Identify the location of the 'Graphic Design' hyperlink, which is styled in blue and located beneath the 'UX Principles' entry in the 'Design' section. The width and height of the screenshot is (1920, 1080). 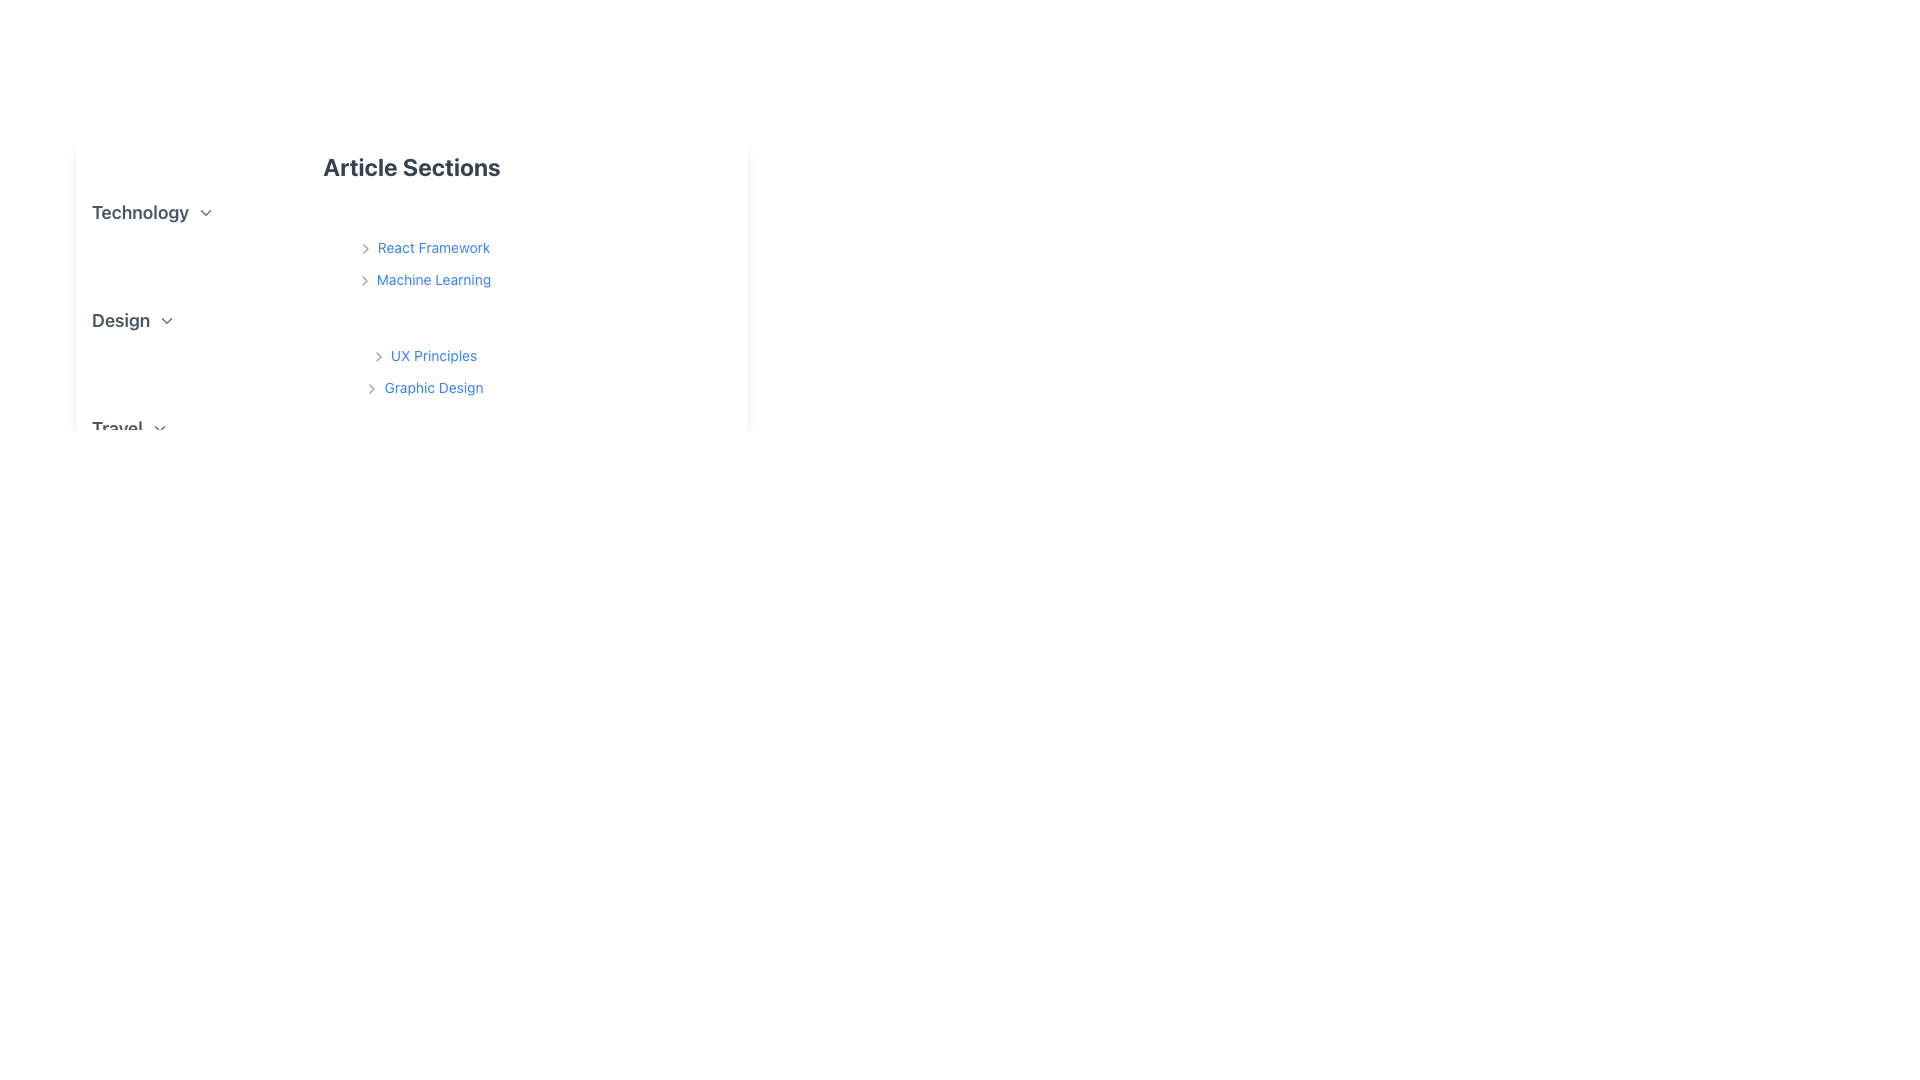
(422, 387).